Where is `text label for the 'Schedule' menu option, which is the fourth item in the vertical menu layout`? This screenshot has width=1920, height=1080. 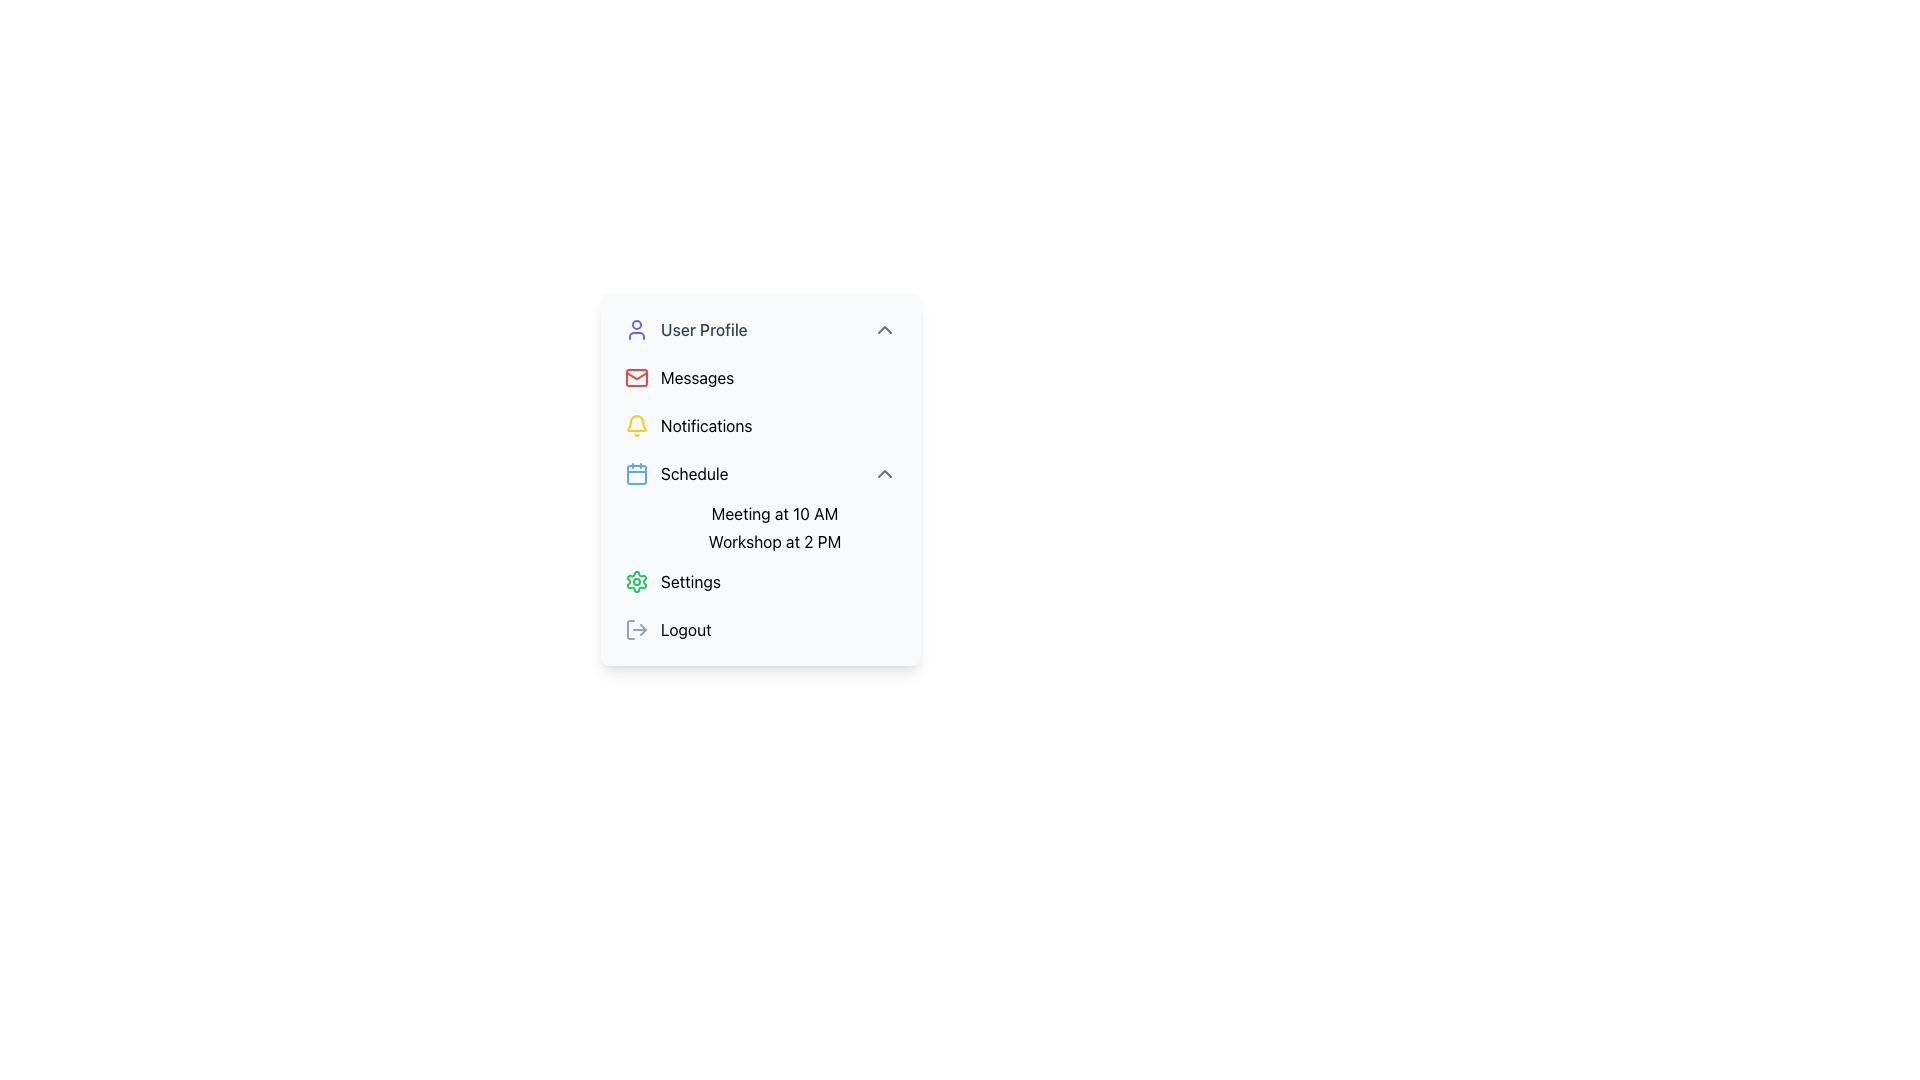
text label for the 'Schedule' menu option, which is the fourth item in the vertical menu layout is located at coordinates (694, 474).